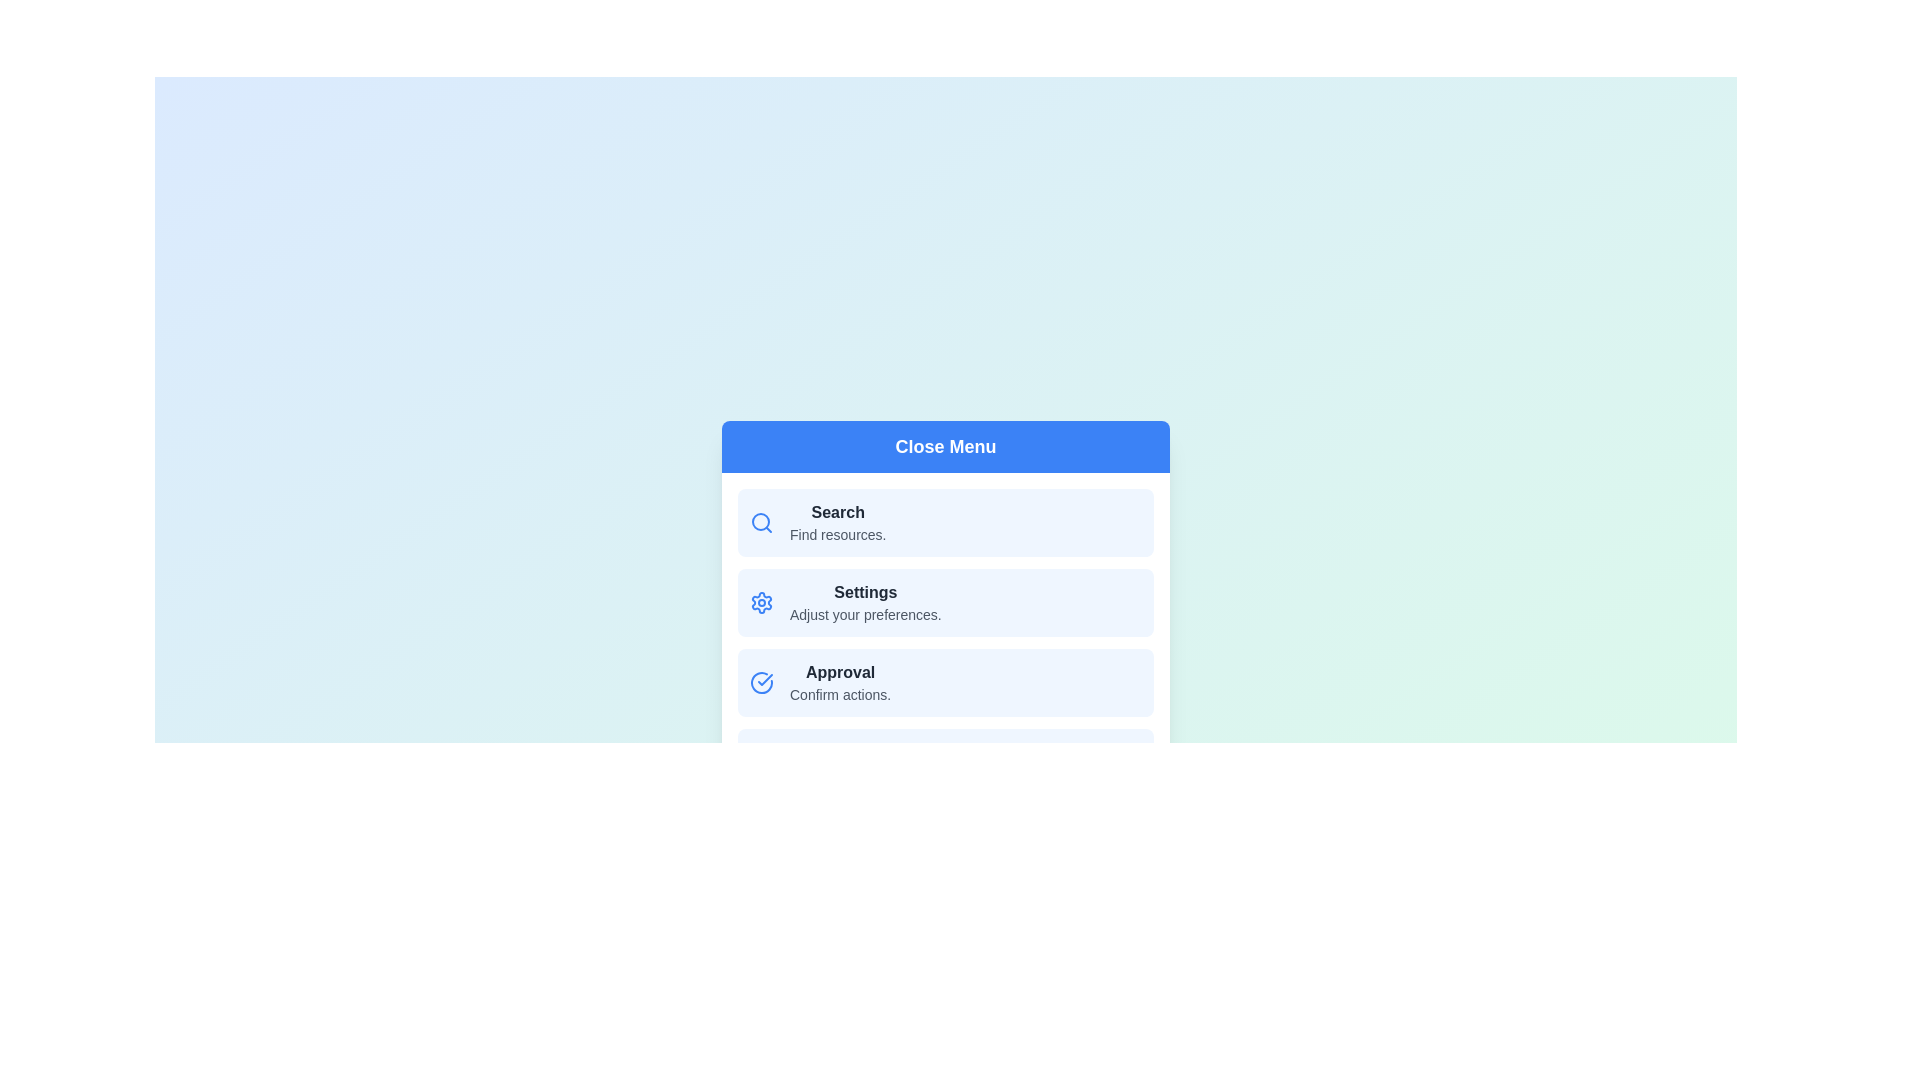 The height and width of the screenshot is (1080, 1920). What do you see at coordinates (944, 522) in the screenshot?
I see `the menu item corresponding to Search` at bounding box center [944, 522].